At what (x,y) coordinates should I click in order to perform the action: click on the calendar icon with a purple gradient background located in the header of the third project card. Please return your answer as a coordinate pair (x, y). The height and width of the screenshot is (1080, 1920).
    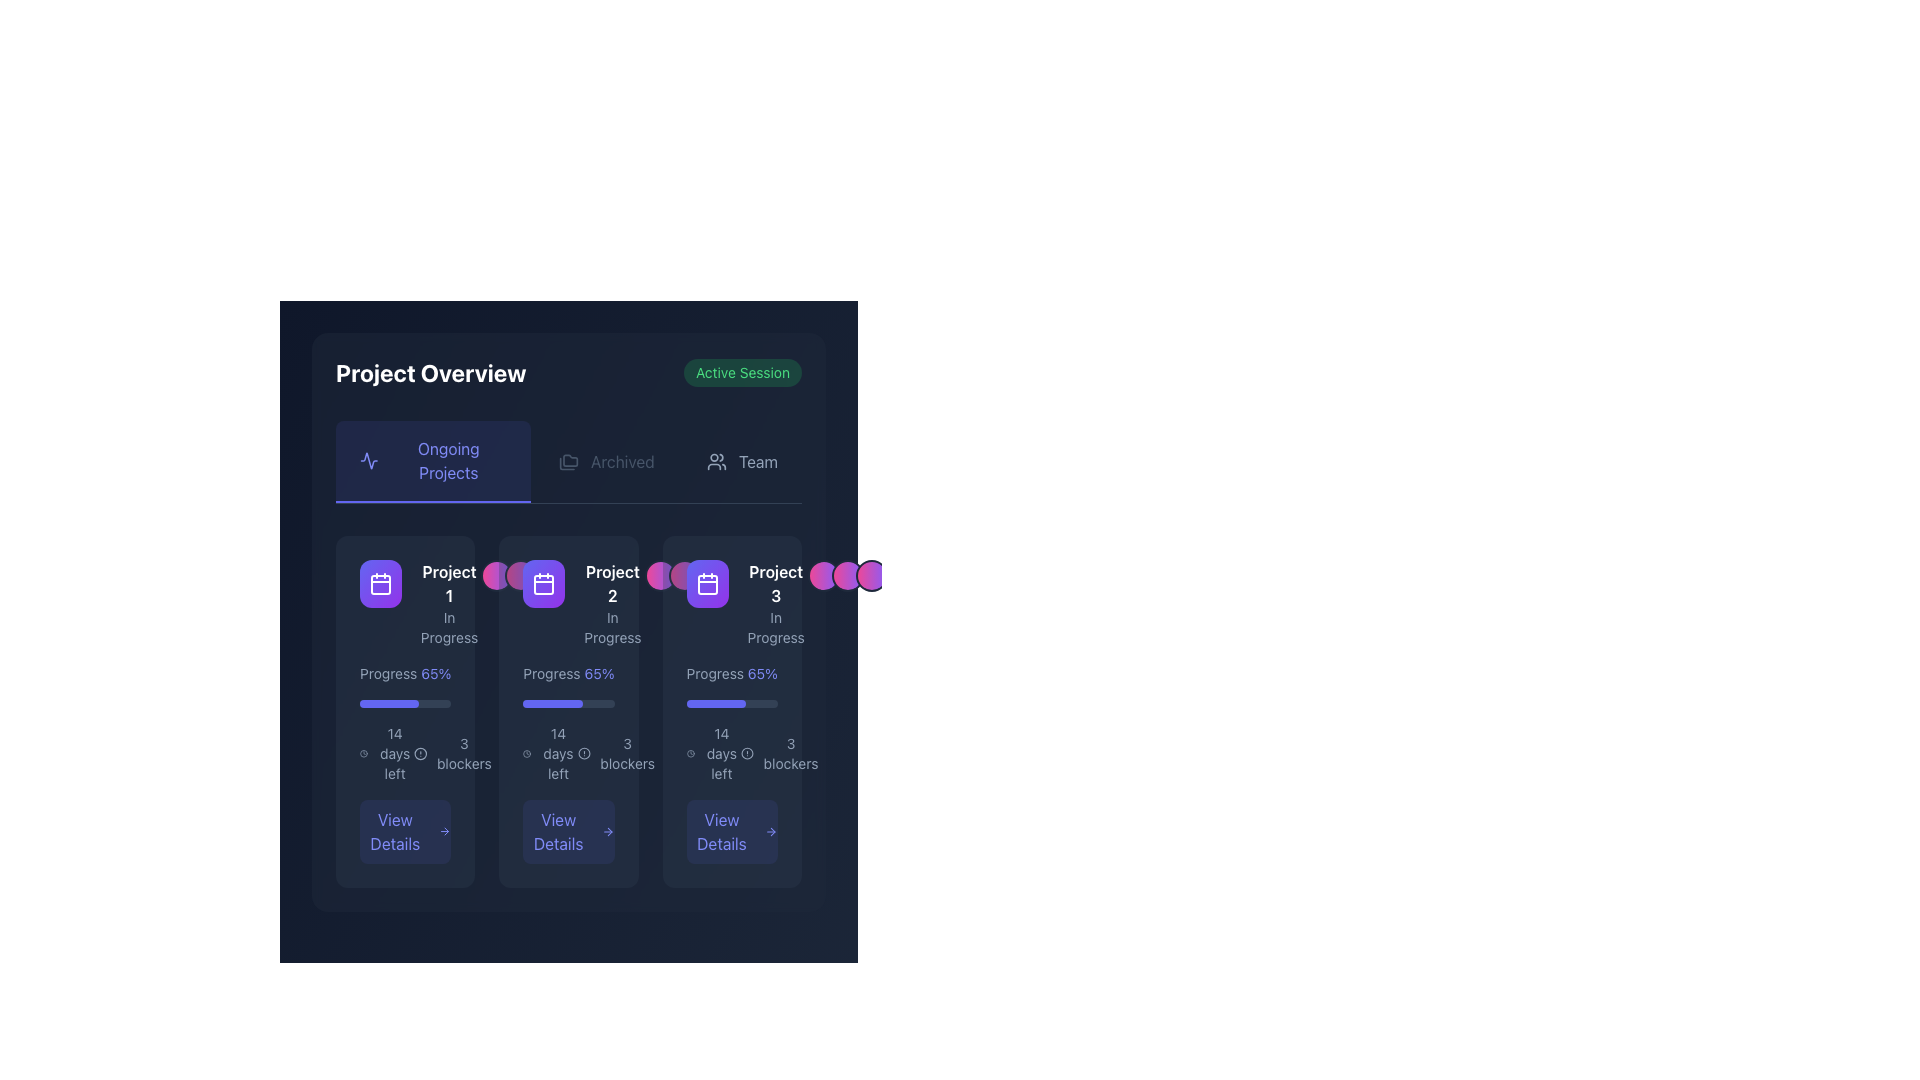
    Looking at the image, I should click on (707, 583).